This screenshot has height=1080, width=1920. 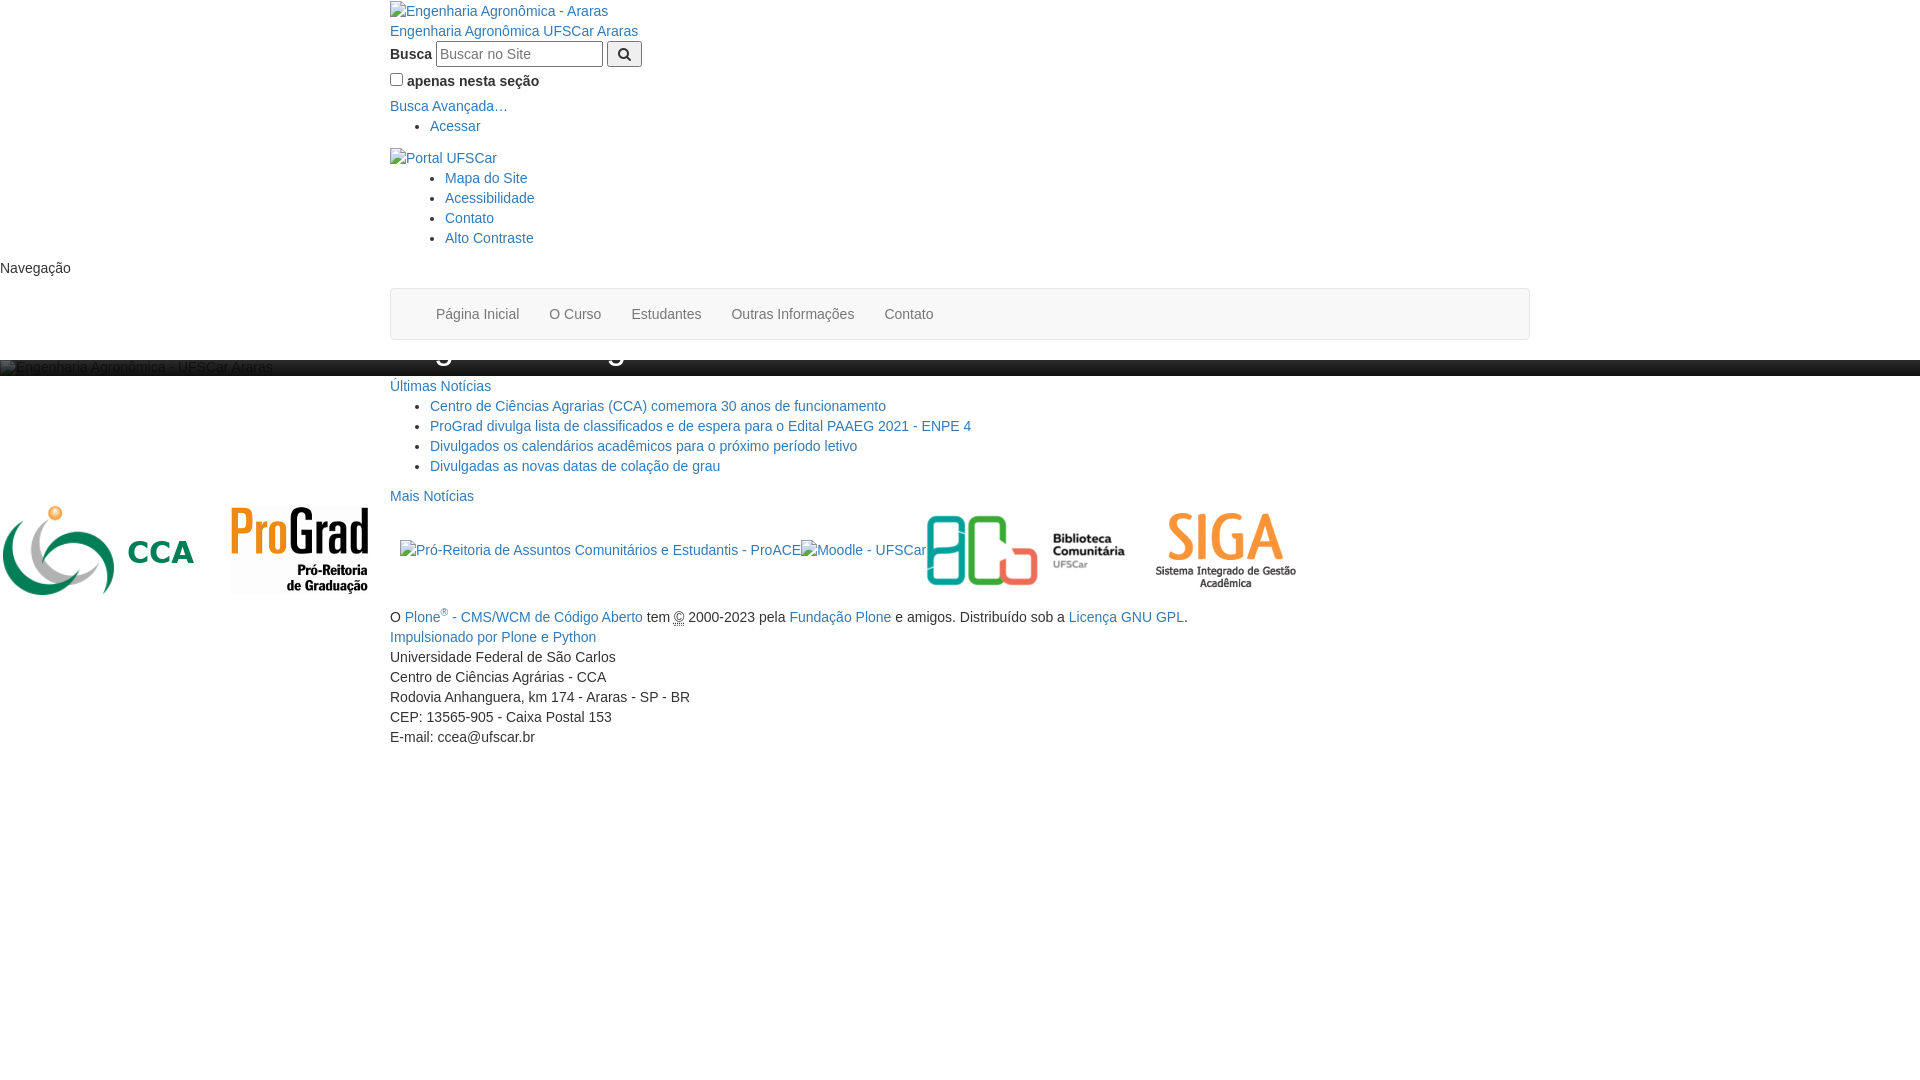 What do you see at coordinates (614, 313) in the screenshot?
I see `'Estudantes'` at bounding box center [614, 313].